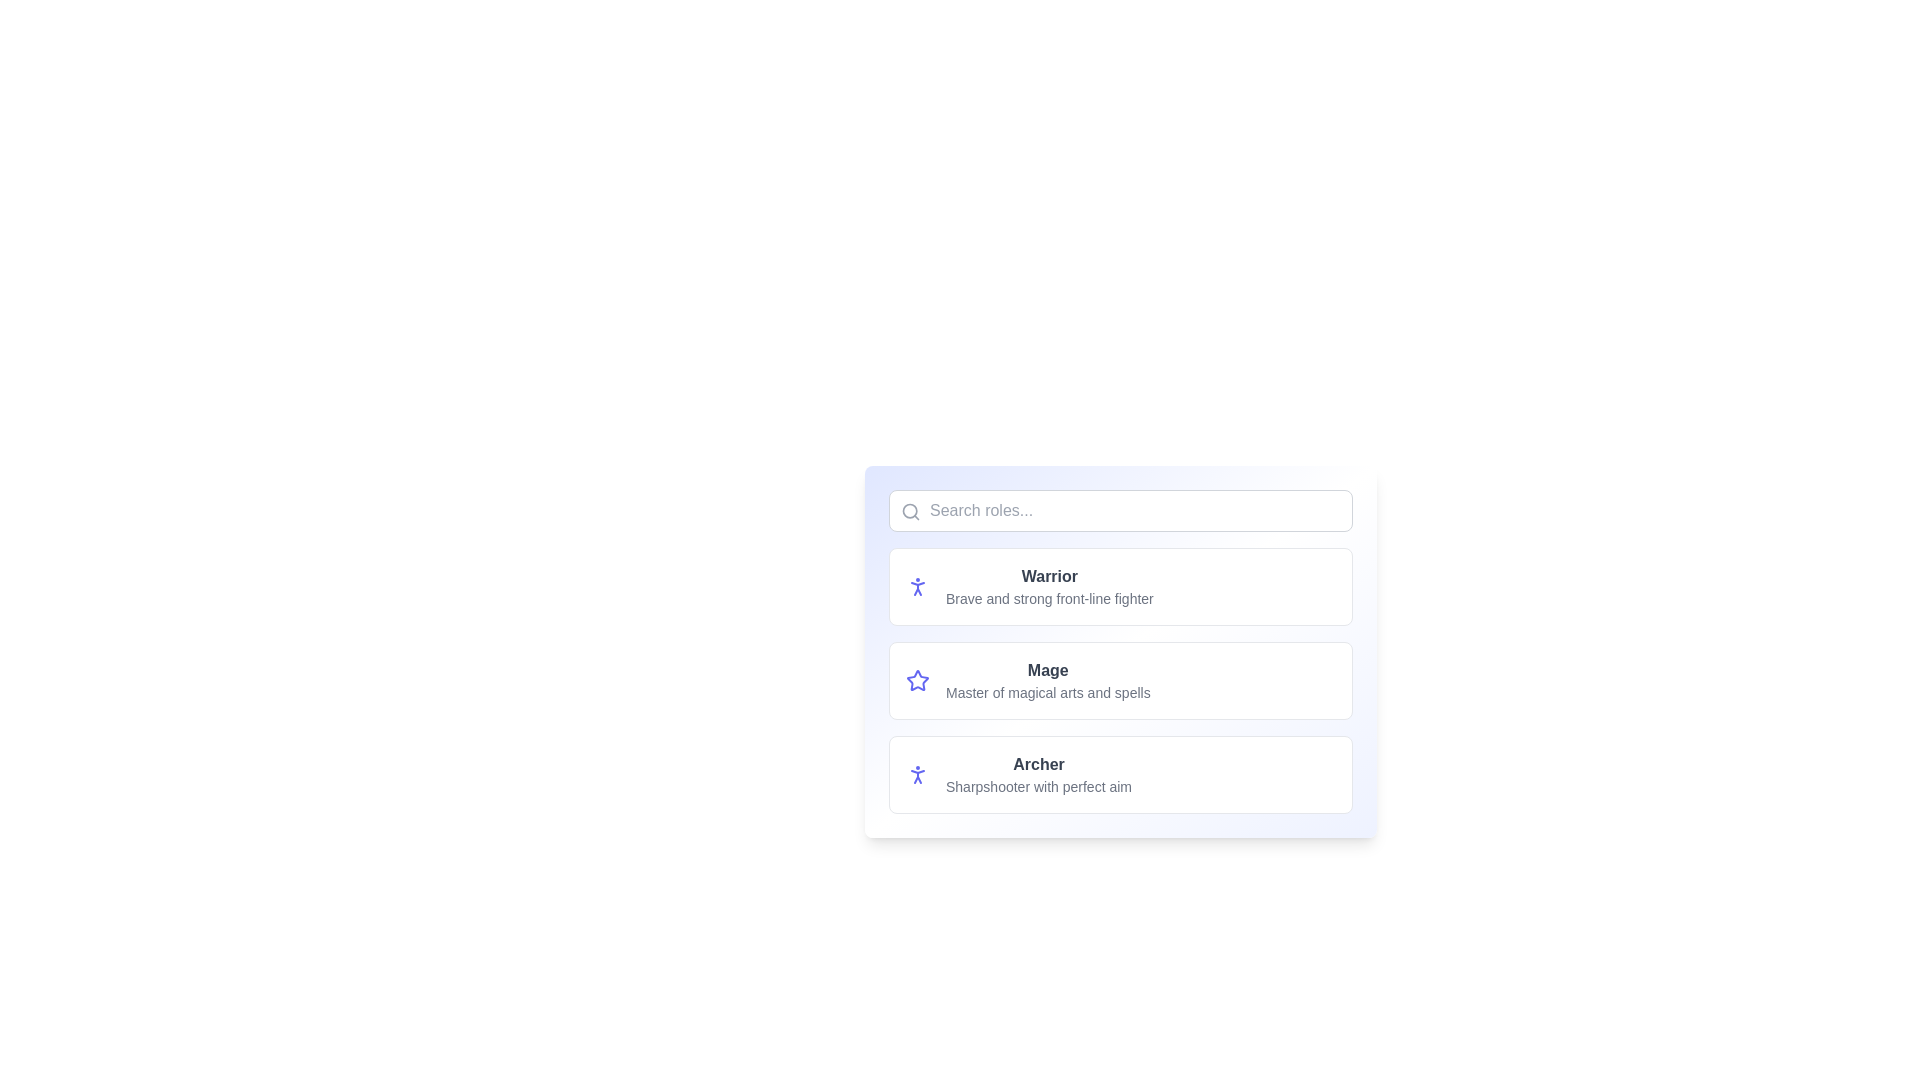 The image size is (1920, 1080). I want to click on the 'Mage' selectable item in the list, which has a bold text label and an indigo-colored star icon, so click(1121, 680).